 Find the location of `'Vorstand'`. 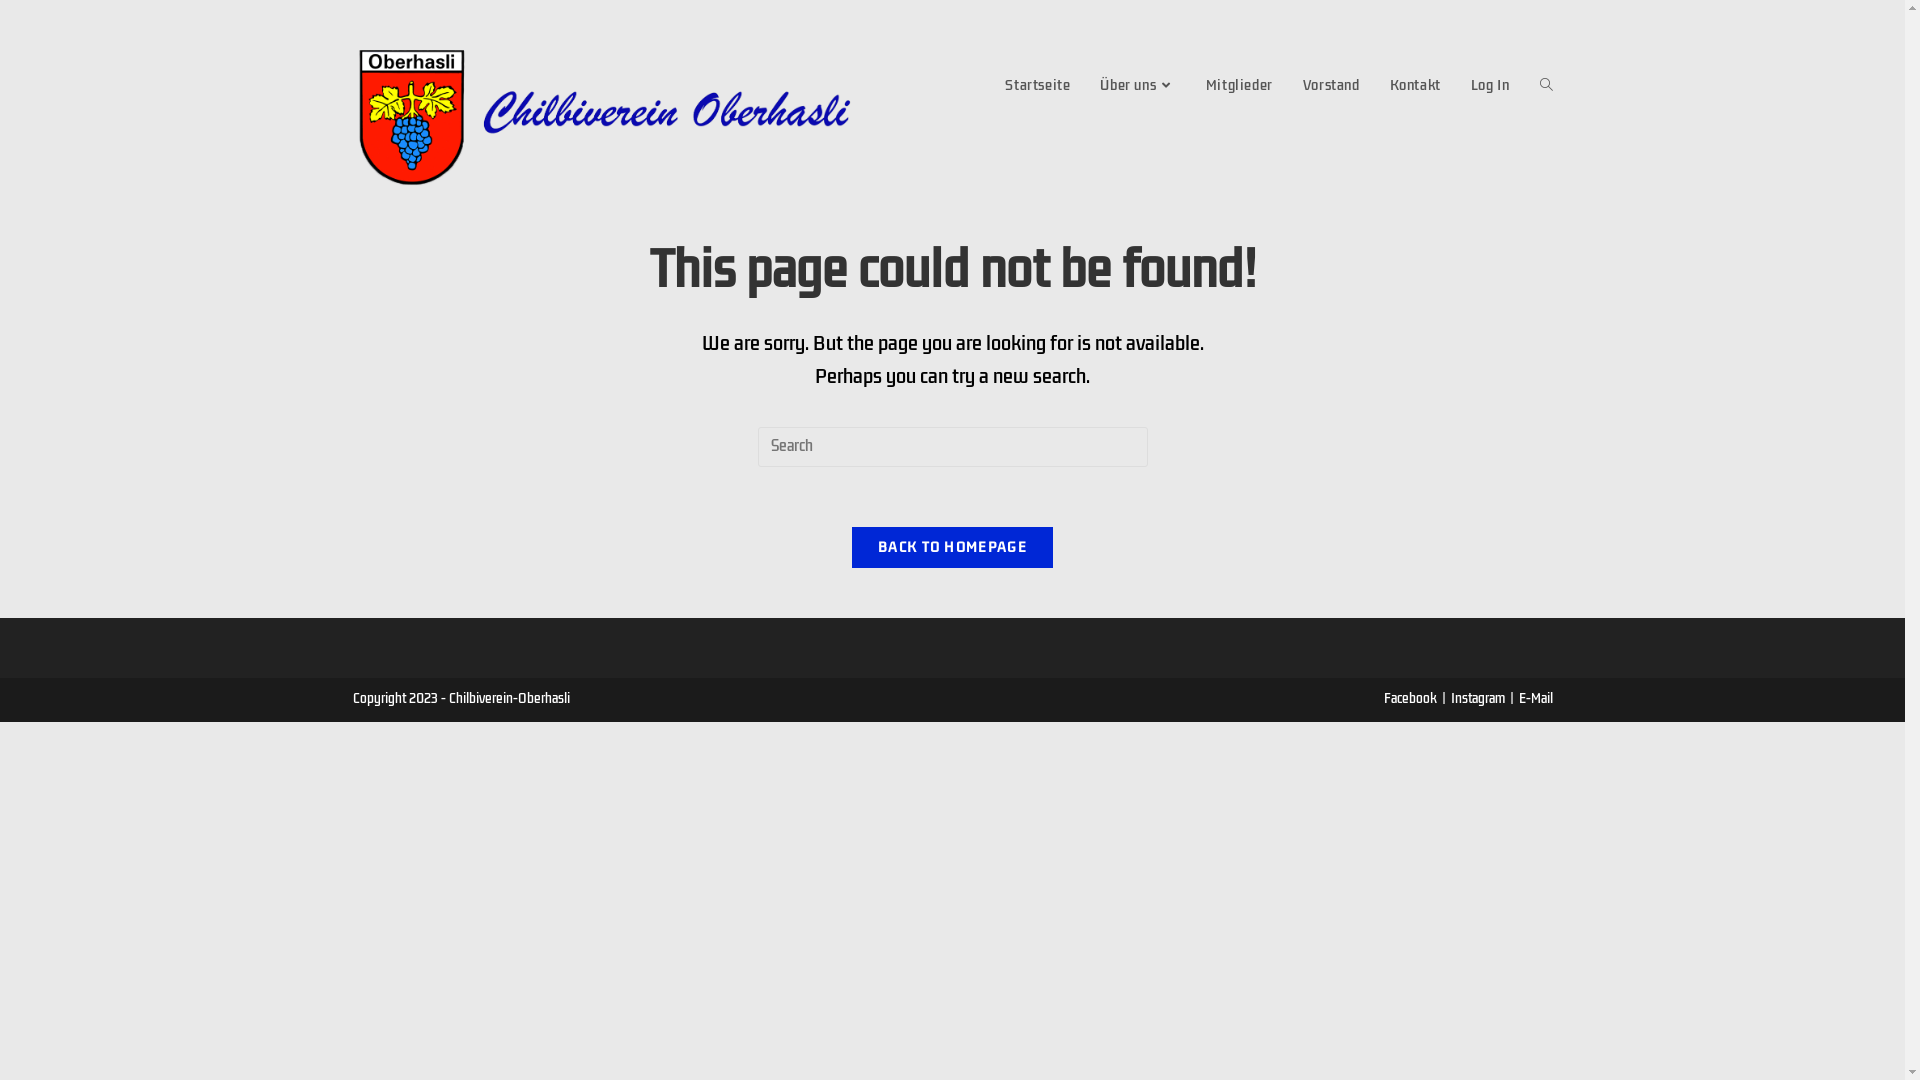

'Vorstand' is located at coordinates (1287, 83).